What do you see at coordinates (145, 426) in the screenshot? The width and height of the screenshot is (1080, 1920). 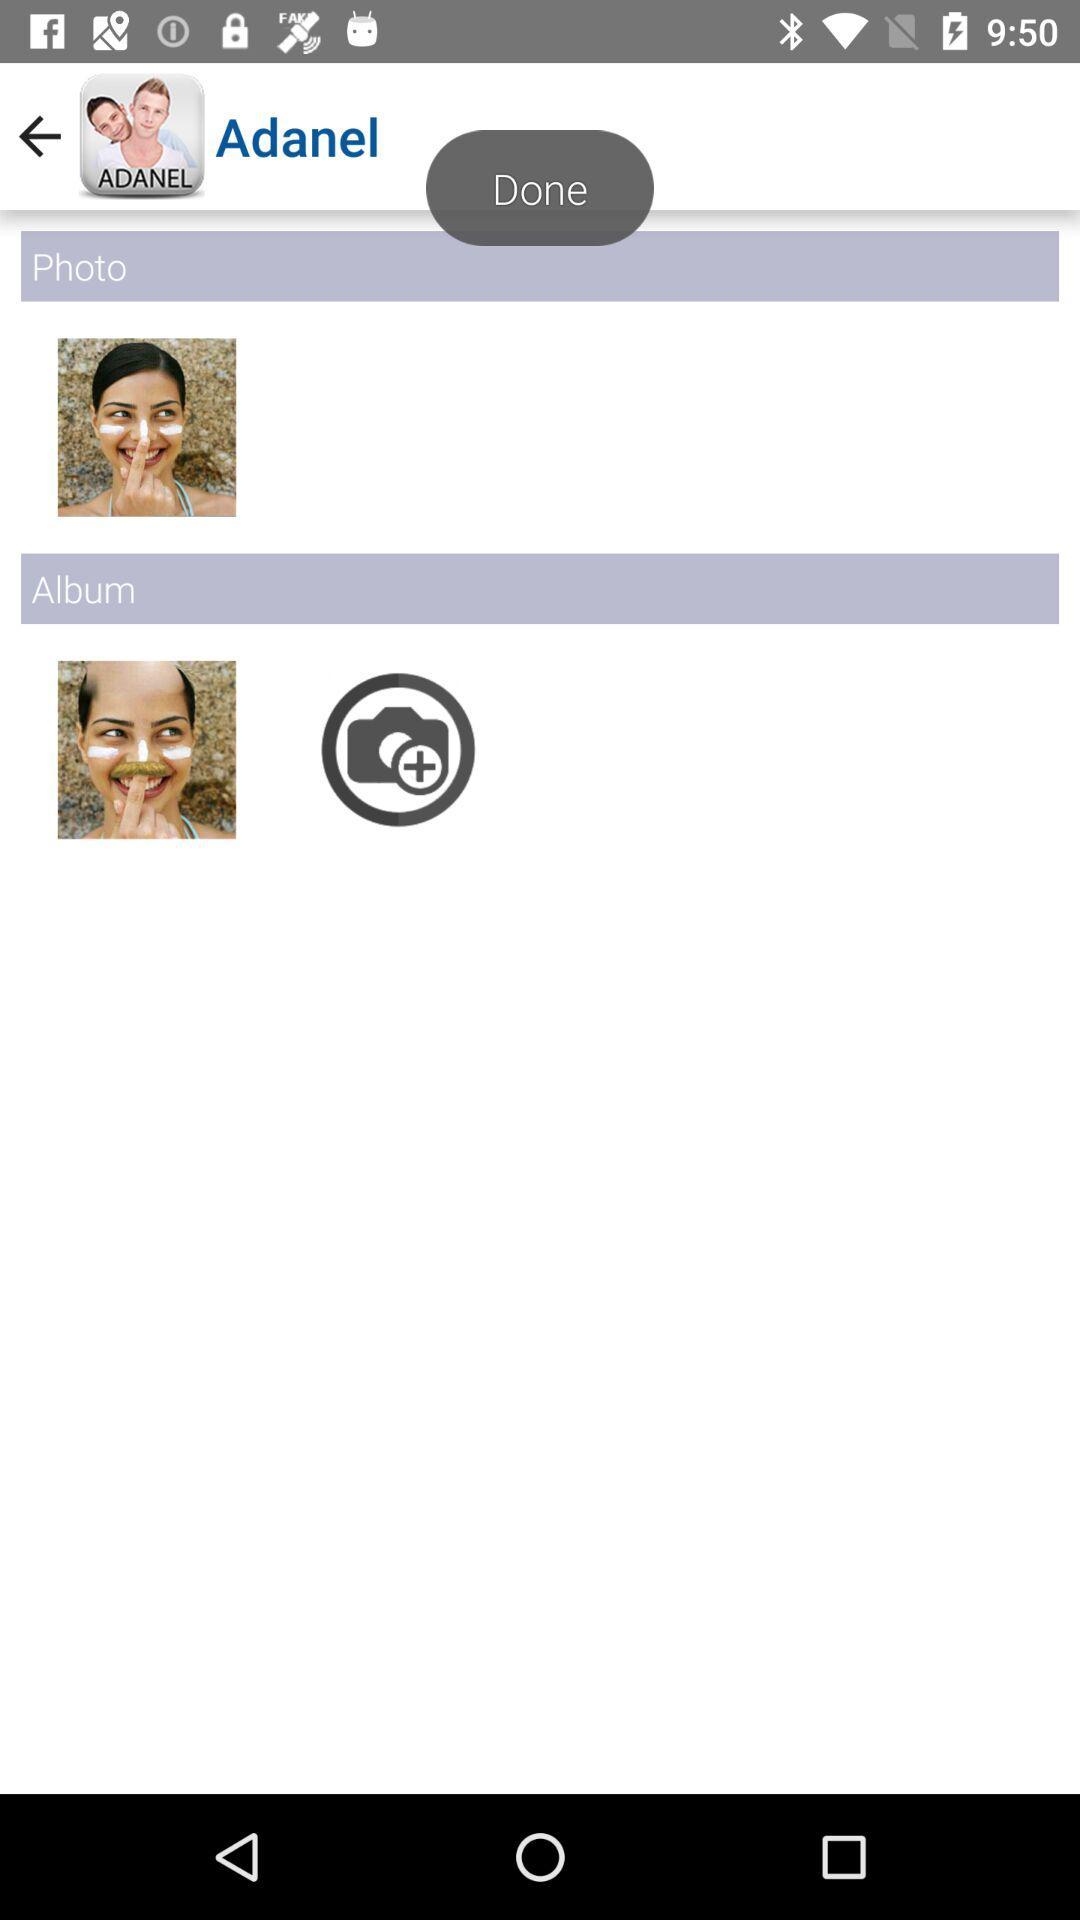 I see `the avatar icon` at bounding box center [145, 426].